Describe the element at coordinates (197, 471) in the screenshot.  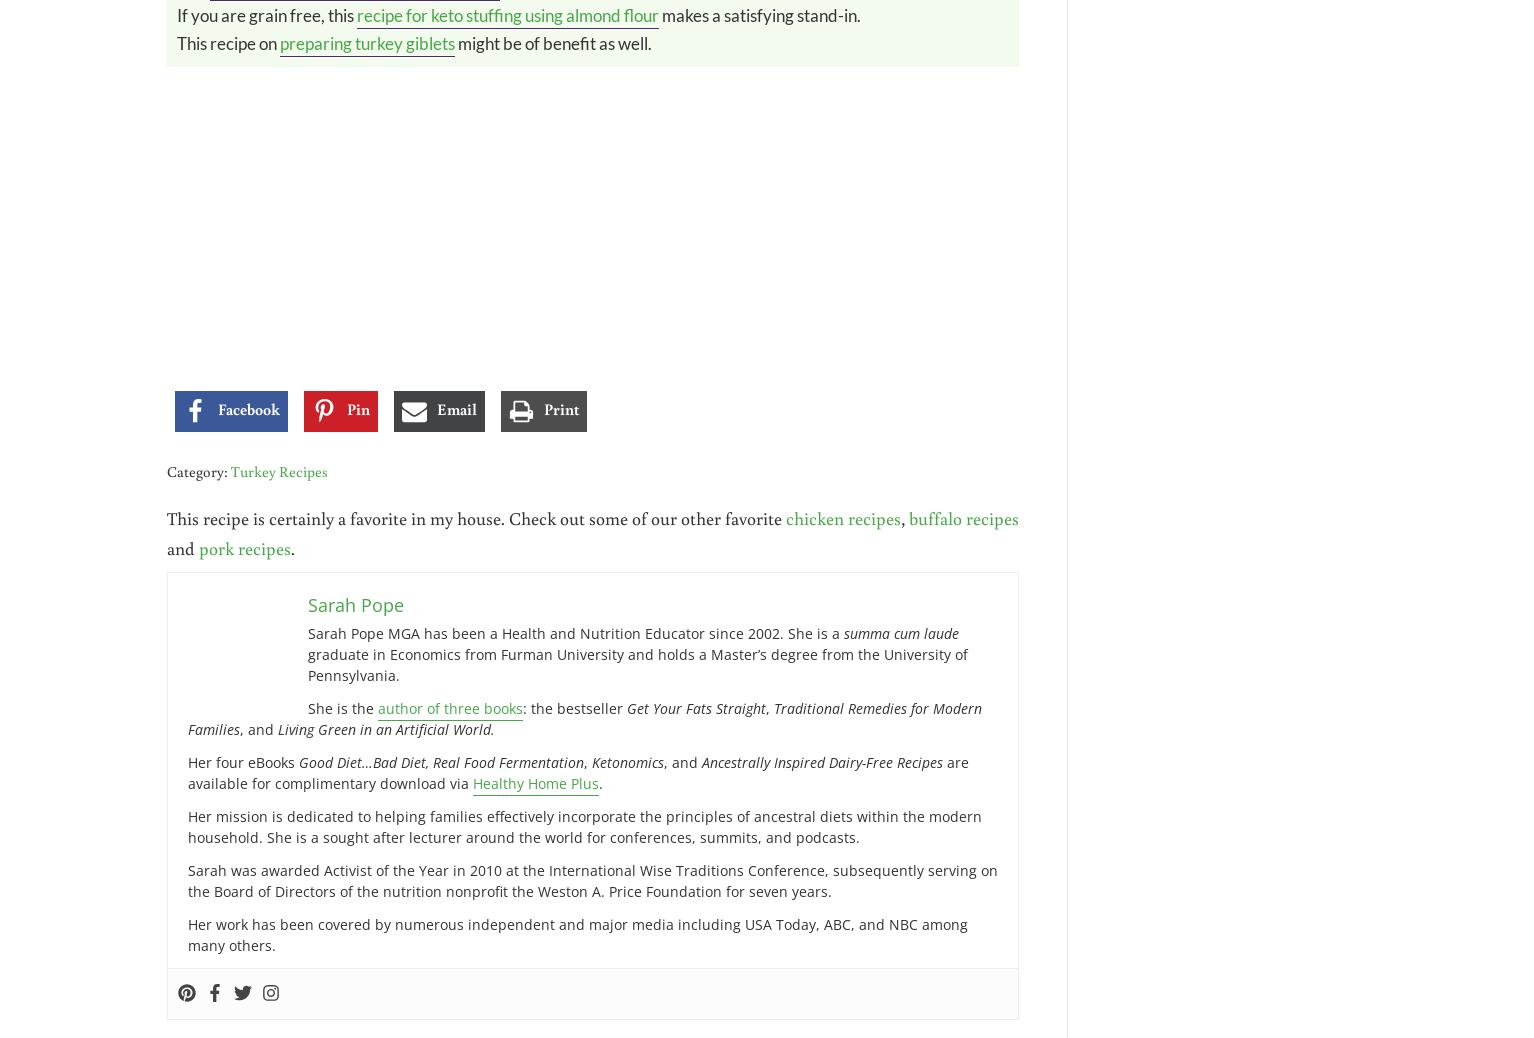
I see `'Category:'` at that location.